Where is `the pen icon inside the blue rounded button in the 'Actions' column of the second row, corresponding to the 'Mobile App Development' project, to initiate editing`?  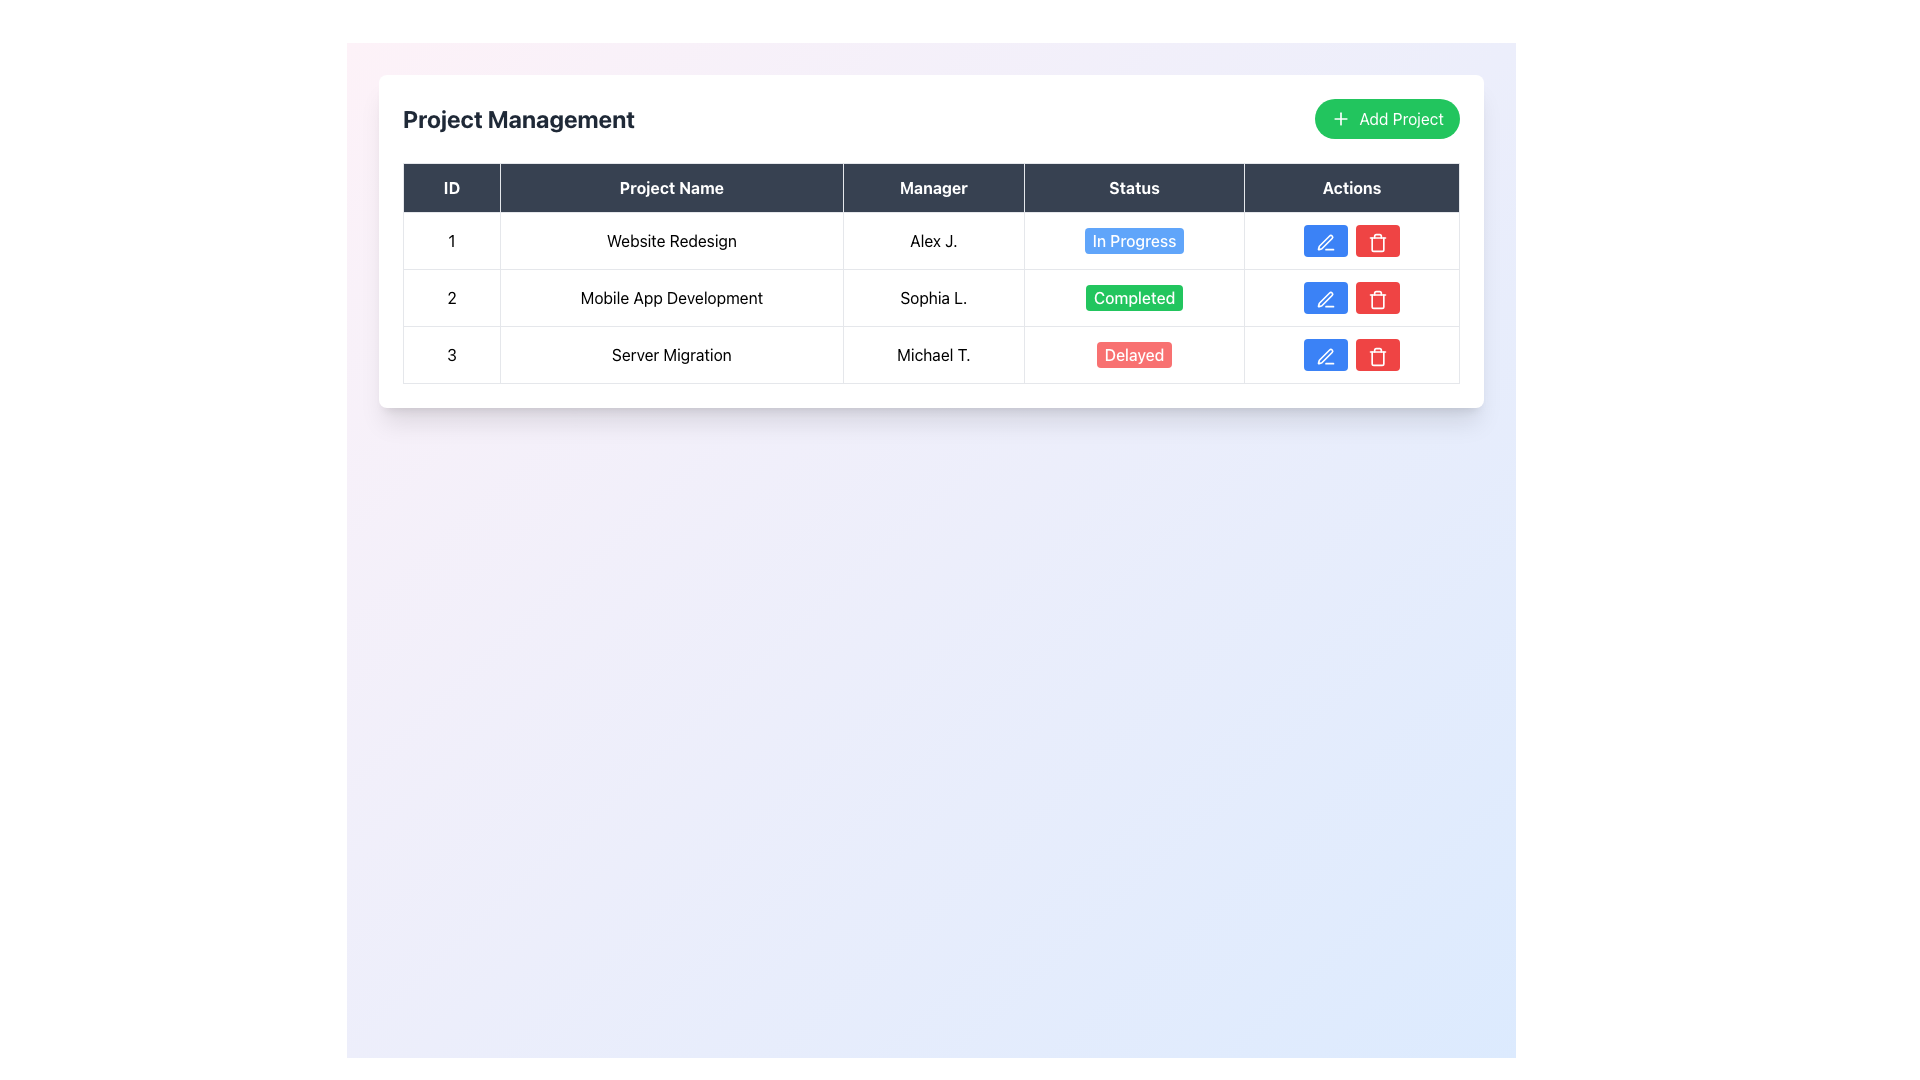 the pen icon inside the blue rounded button in the 'Actions' column of the second row, corresponding to the 'Mobile App Development' project, to initiate editing is located at coordinates (1326, 299).